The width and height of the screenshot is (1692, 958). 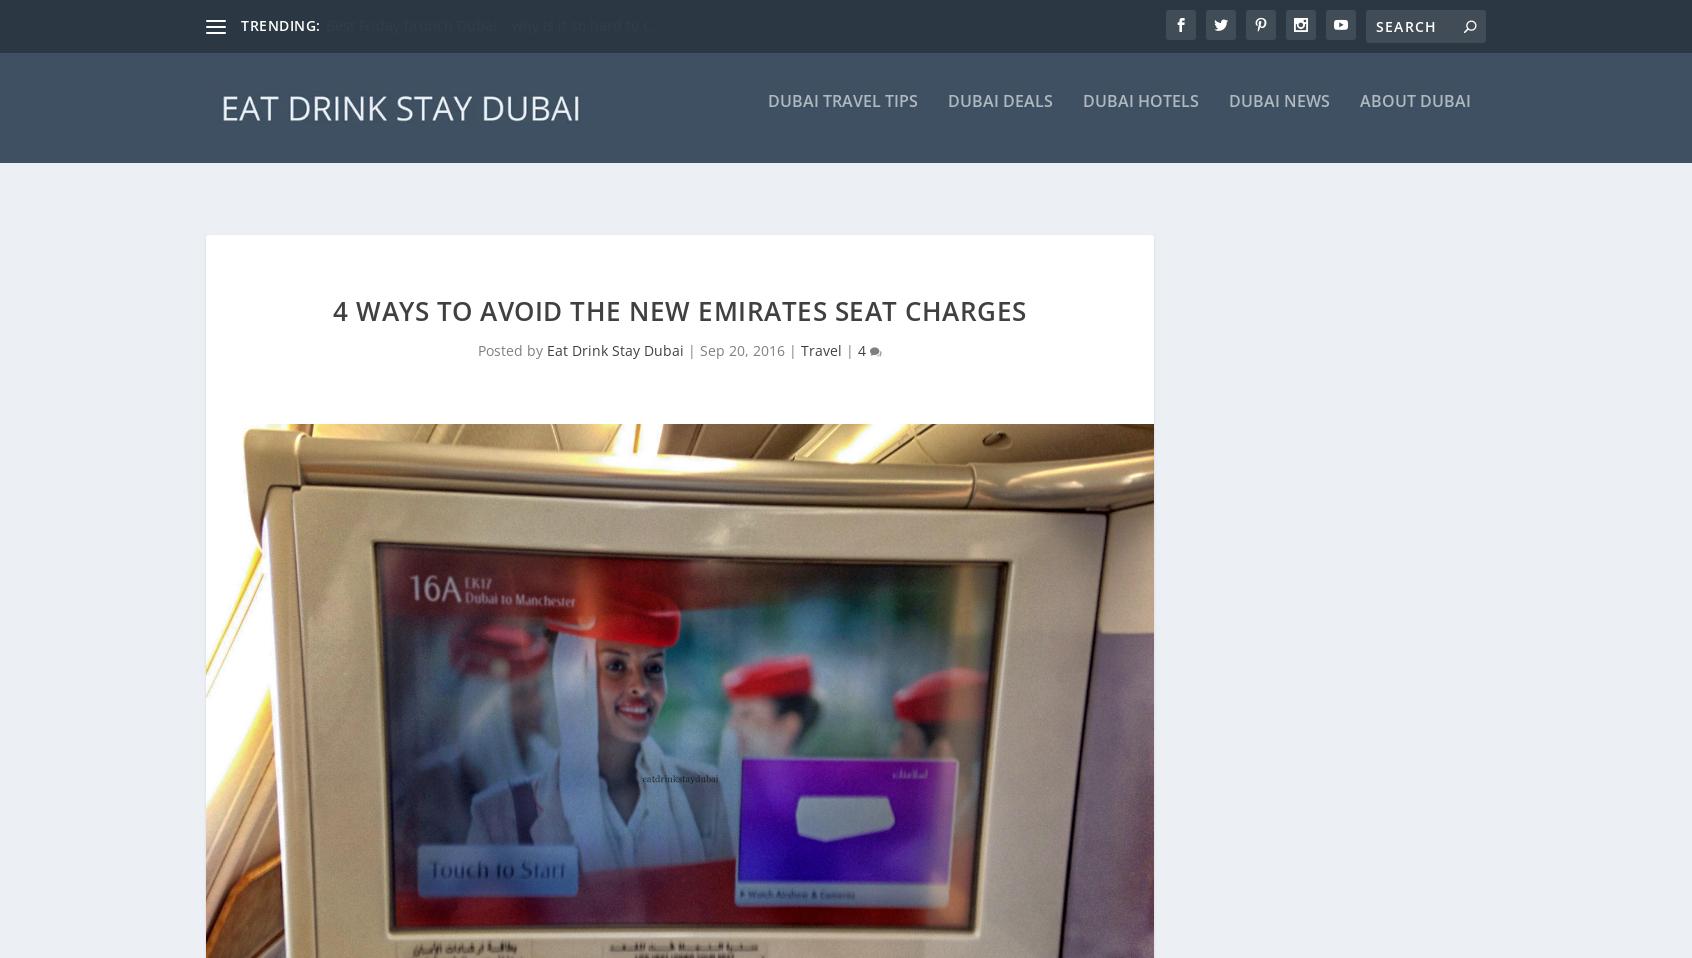 What do you see at coordinates (1278, 114) in the screenshot?
I see `'Dubai News'` at bounding box center [1278, 114].